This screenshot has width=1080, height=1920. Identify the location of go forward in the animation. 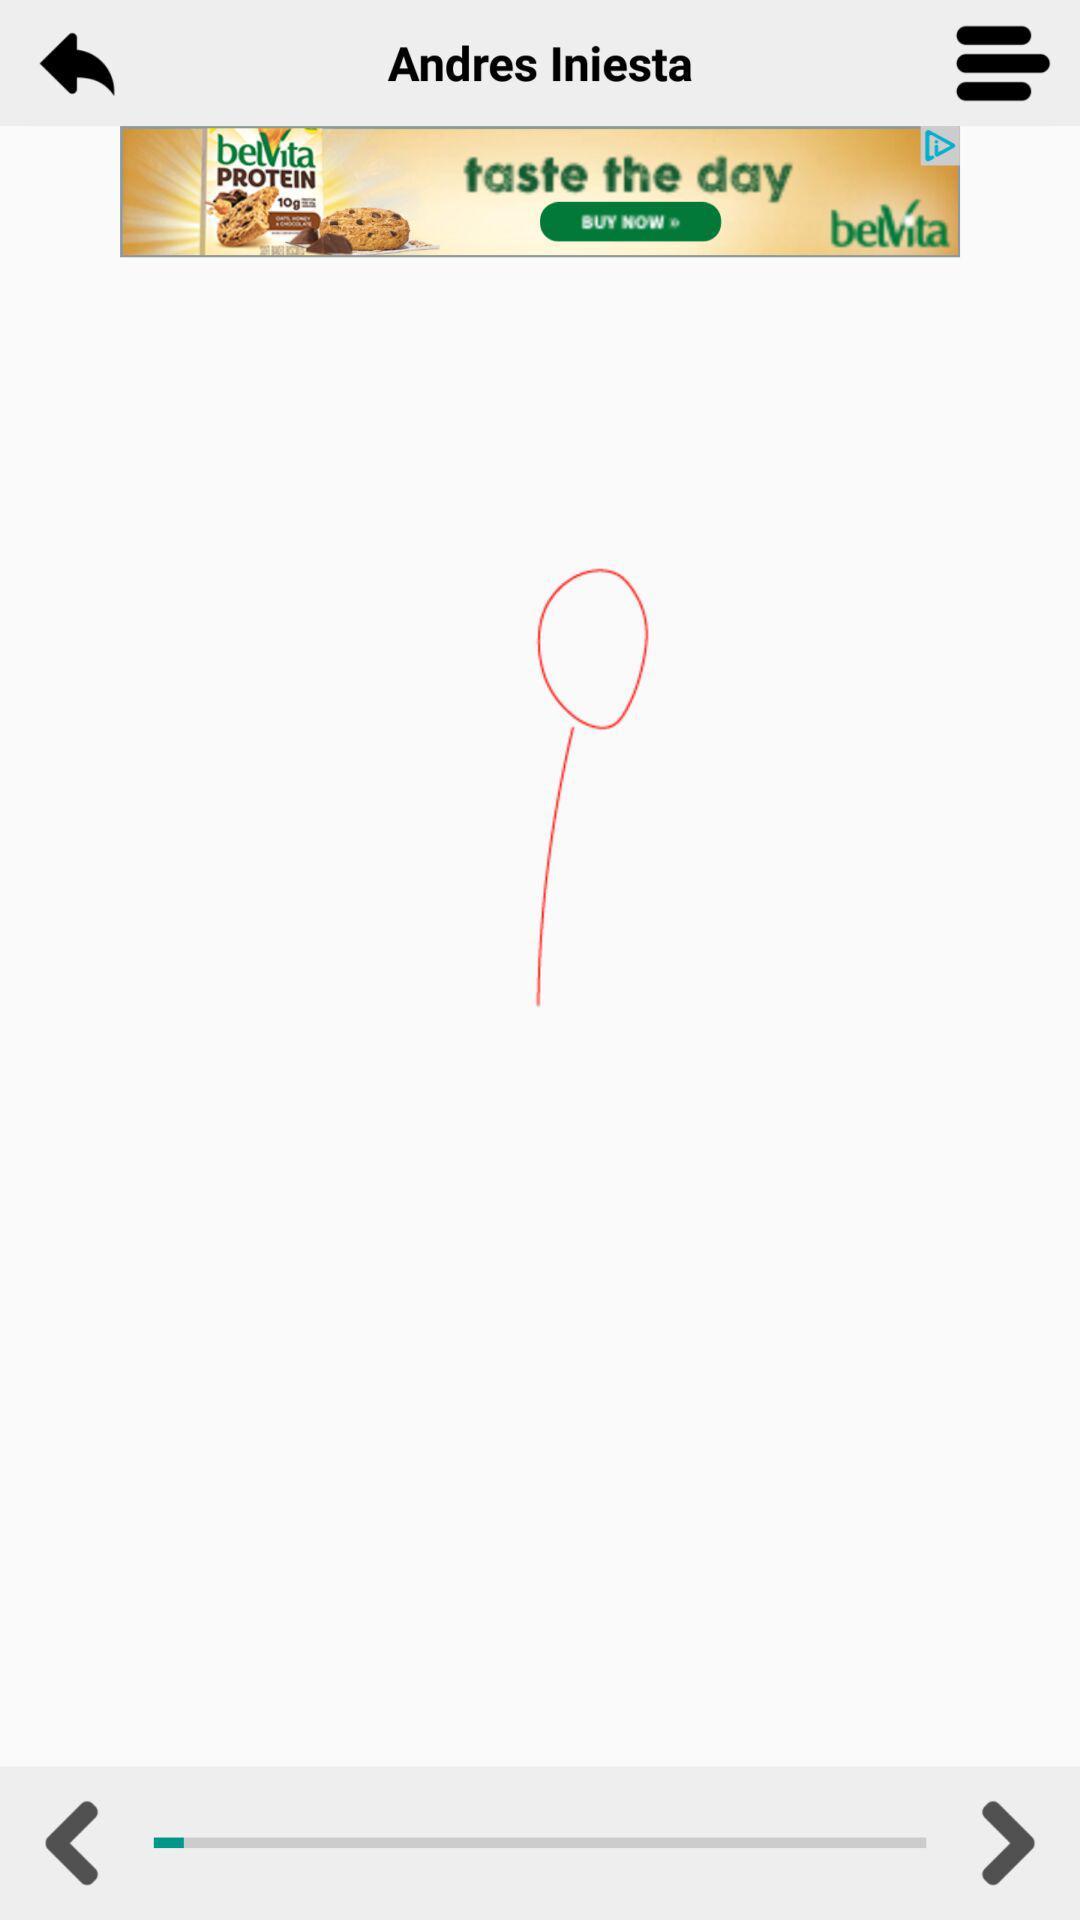
(1003, 1842).